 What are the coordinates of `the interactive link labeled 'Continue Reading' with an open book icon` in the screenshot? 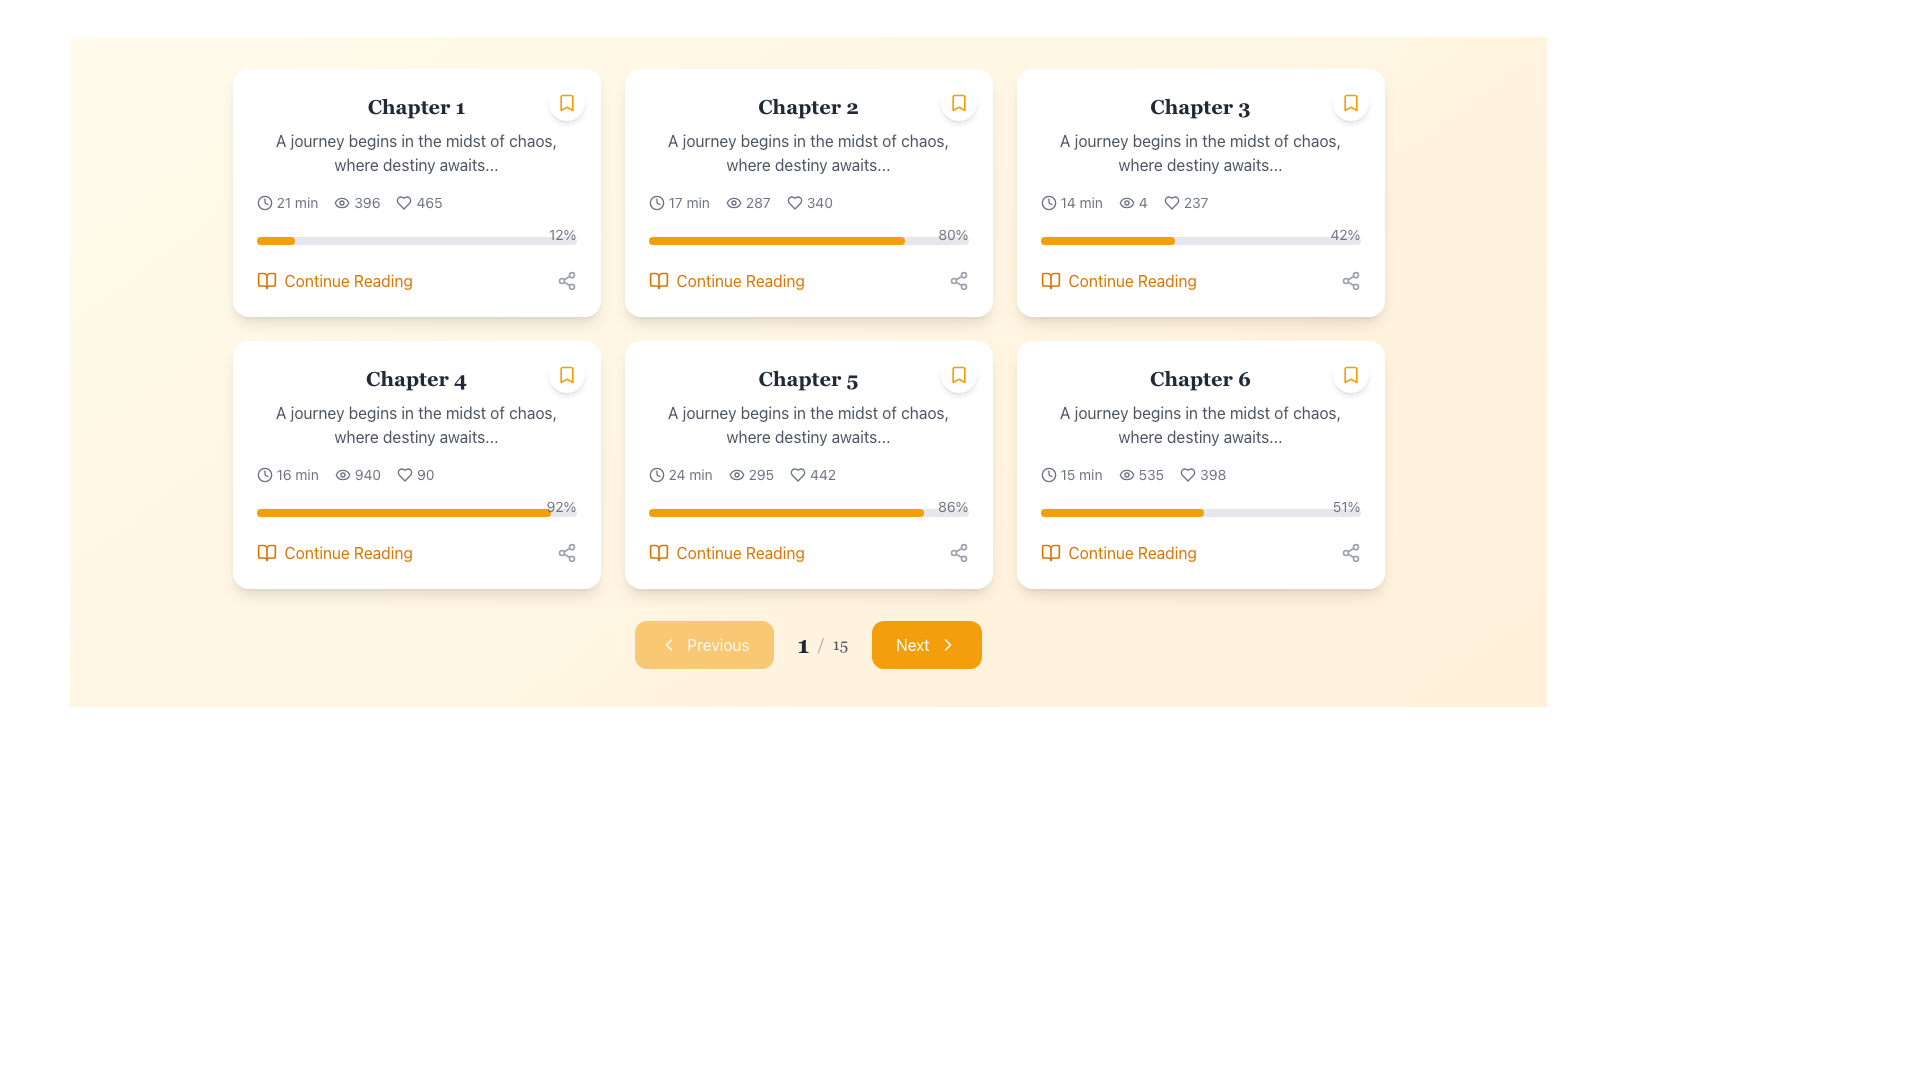 It's located at (725, 281).